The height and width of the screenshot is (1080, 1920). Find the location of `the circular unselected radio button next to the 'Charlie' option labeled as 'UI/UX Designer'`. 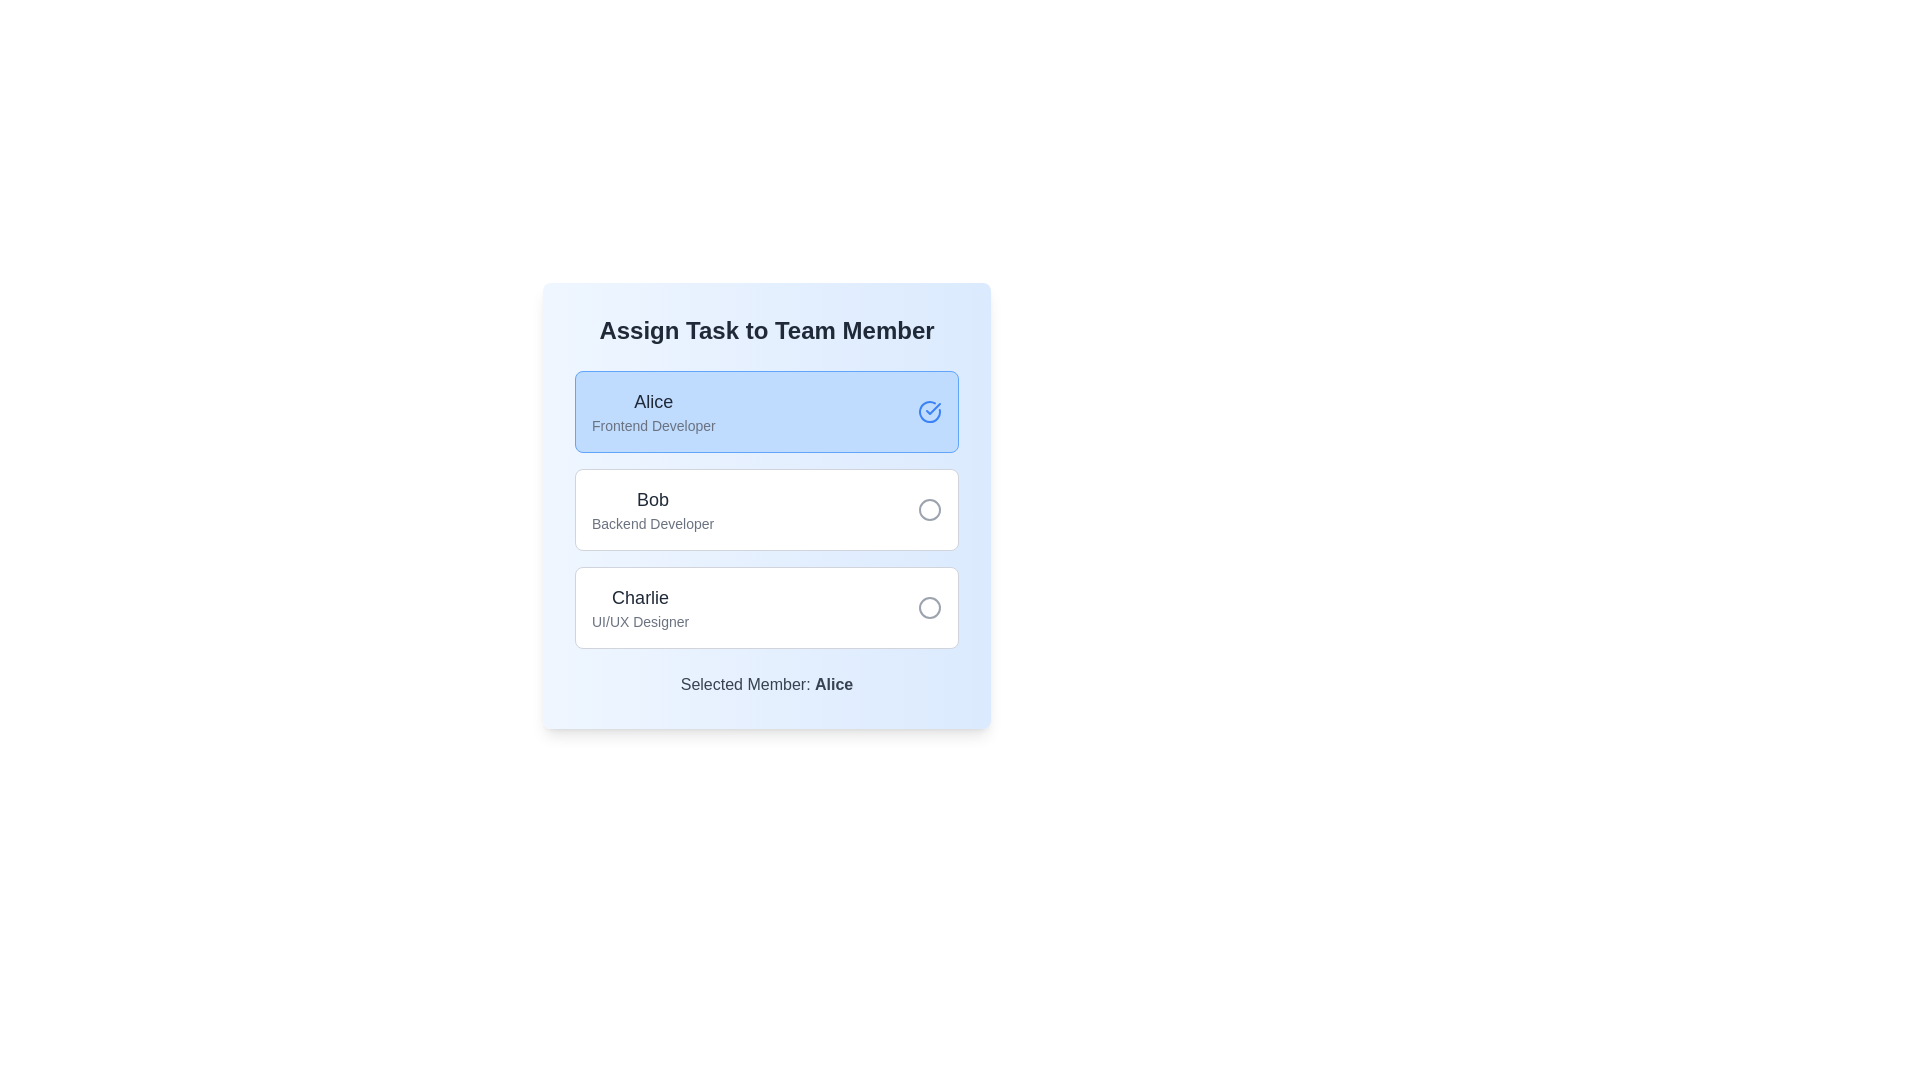

the circular unselected radio button next to the 'Charlie' option labeled as 'UI/UX Designer' is located at coordinates (766, 607).